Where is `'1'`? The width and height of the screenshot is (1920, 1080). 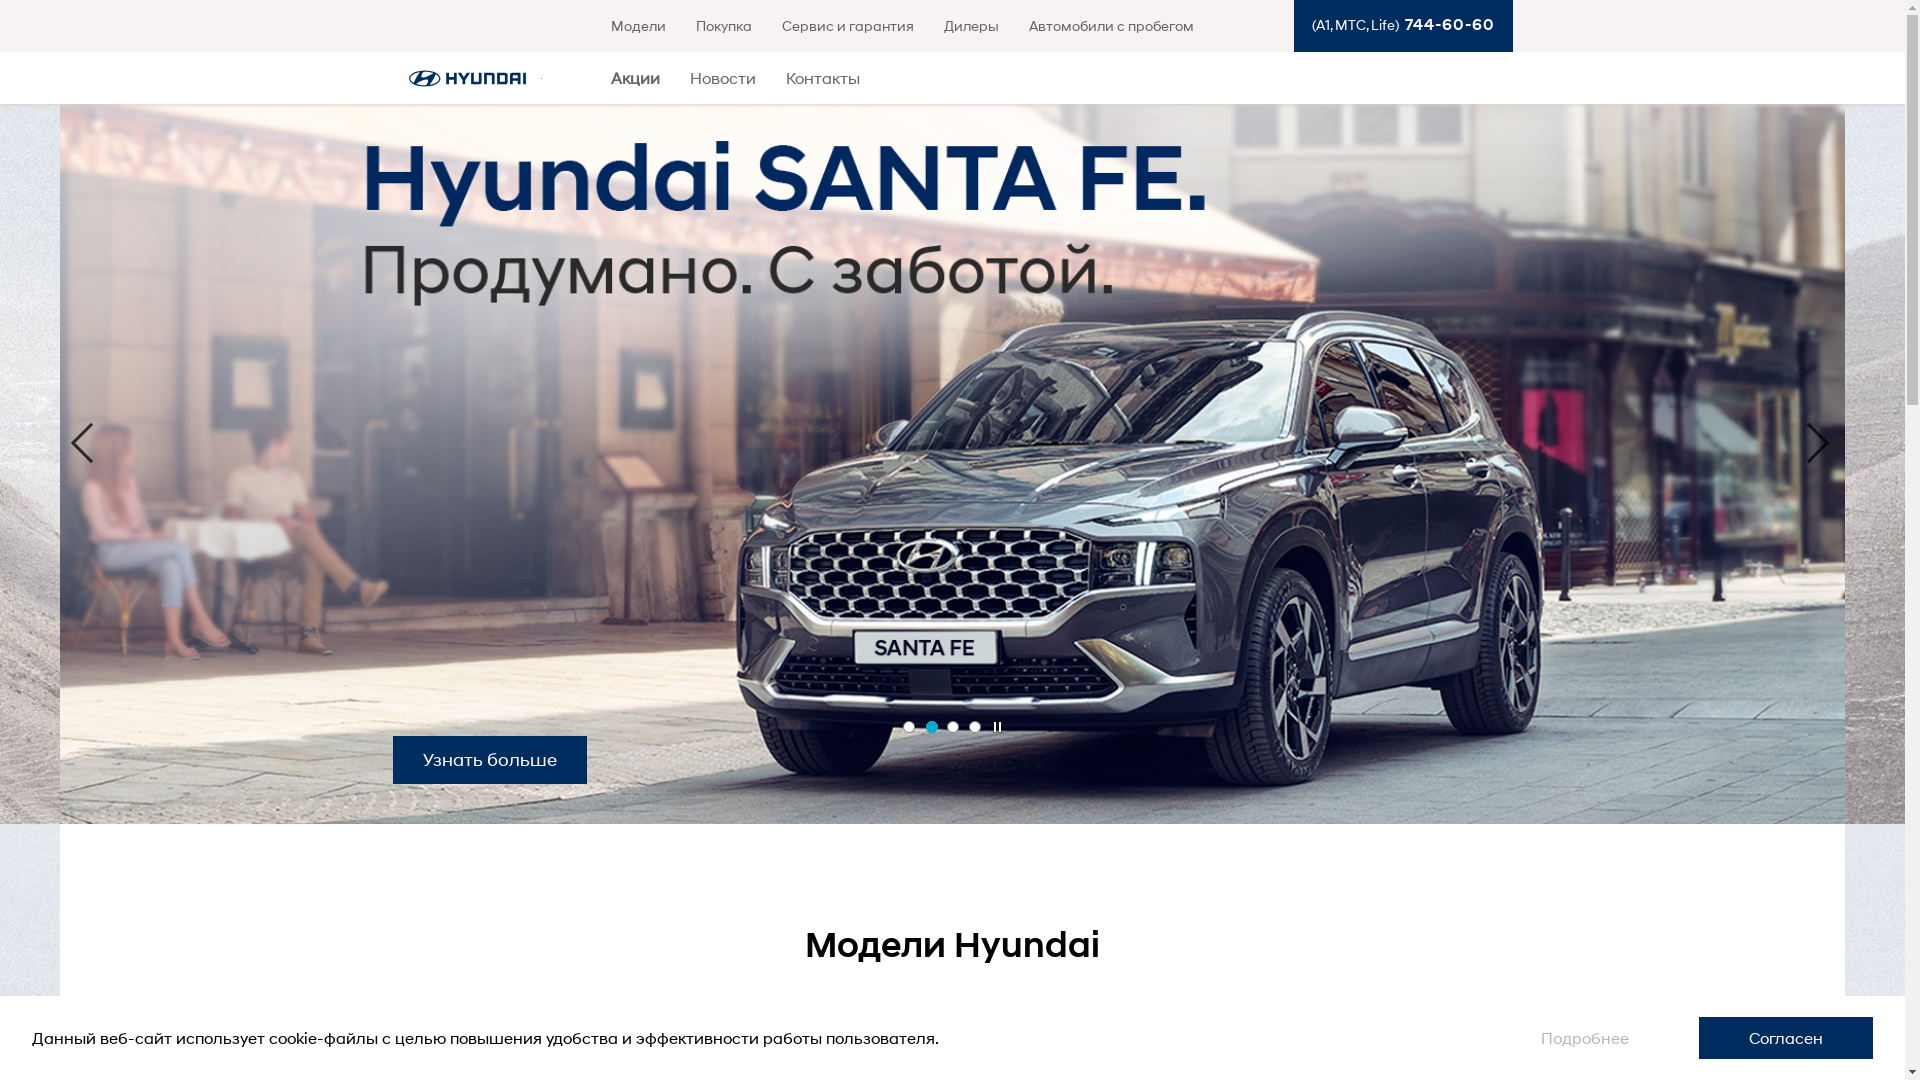 '1' is located at coordinates (906, 726).